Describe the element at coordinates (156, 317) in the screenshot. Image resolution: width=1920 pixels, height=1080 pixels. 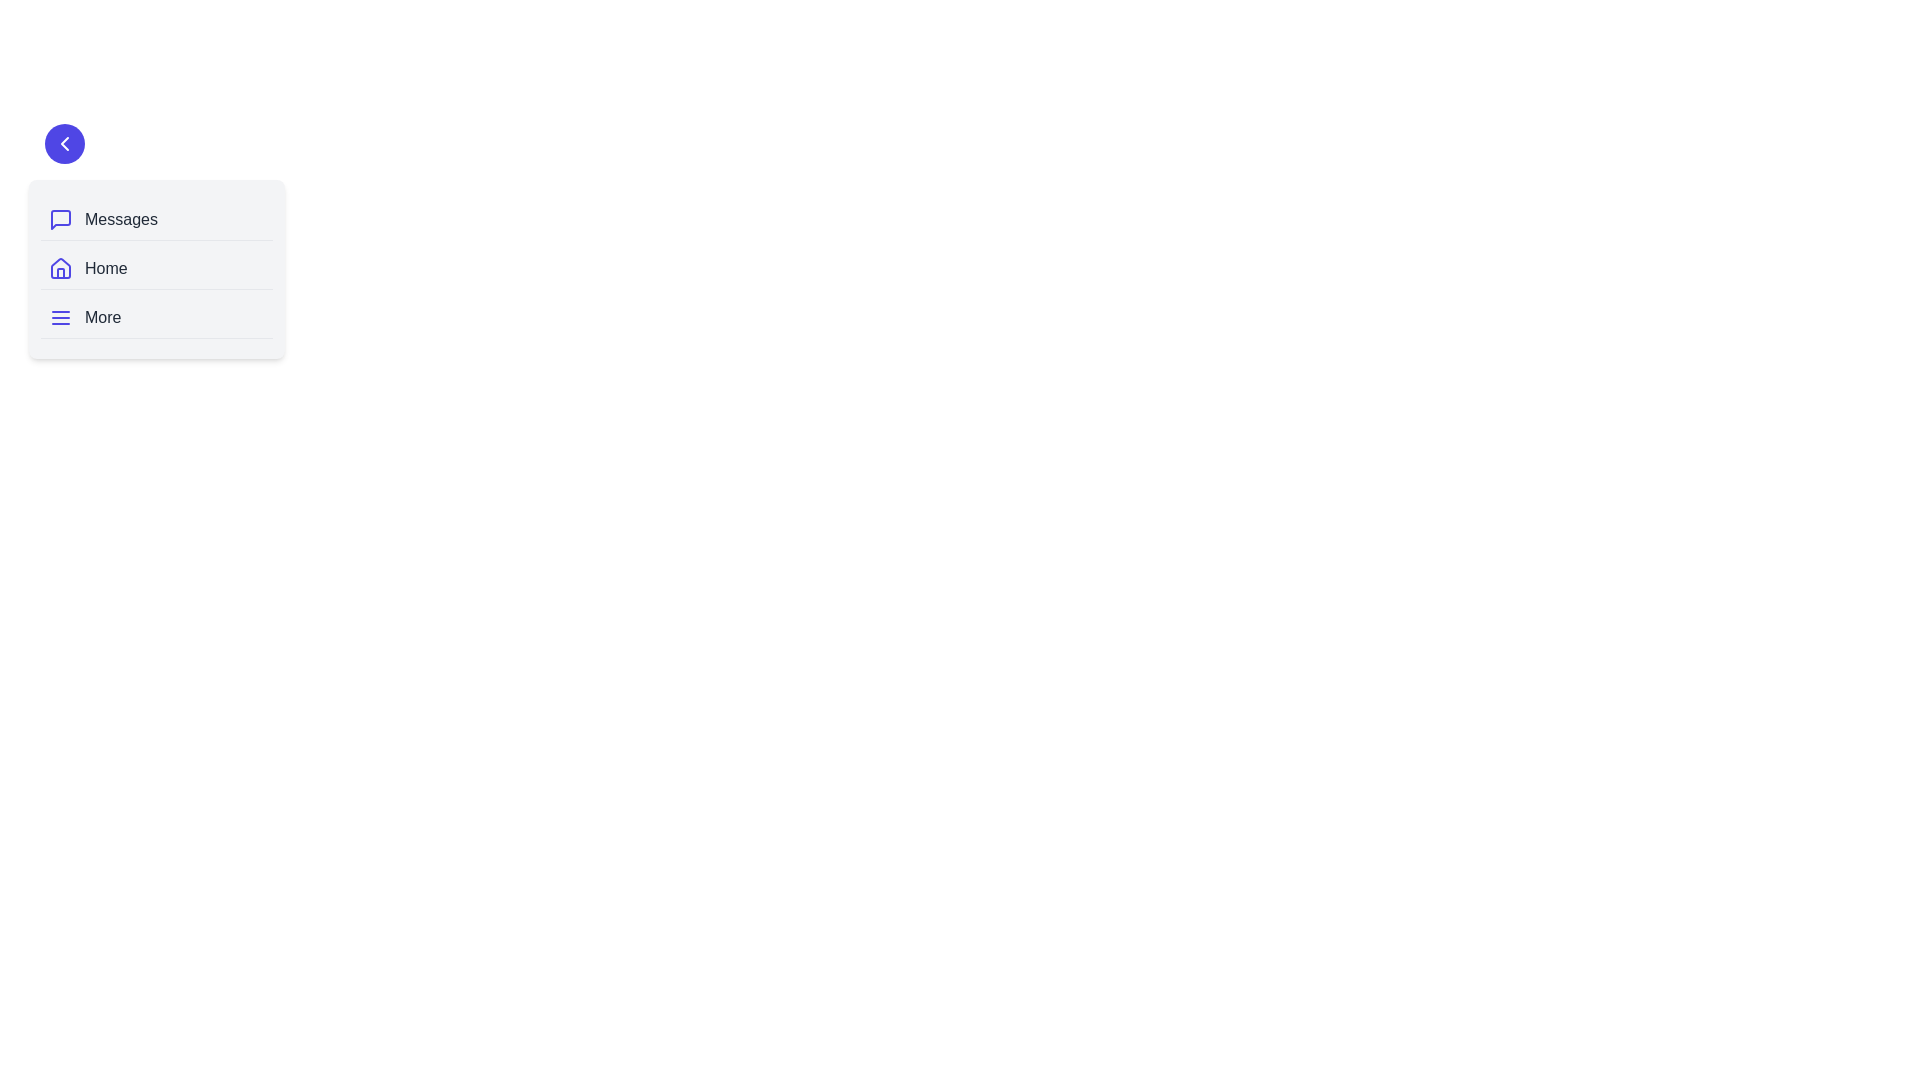
I see `the navigation item labeled 'More'` at that location.